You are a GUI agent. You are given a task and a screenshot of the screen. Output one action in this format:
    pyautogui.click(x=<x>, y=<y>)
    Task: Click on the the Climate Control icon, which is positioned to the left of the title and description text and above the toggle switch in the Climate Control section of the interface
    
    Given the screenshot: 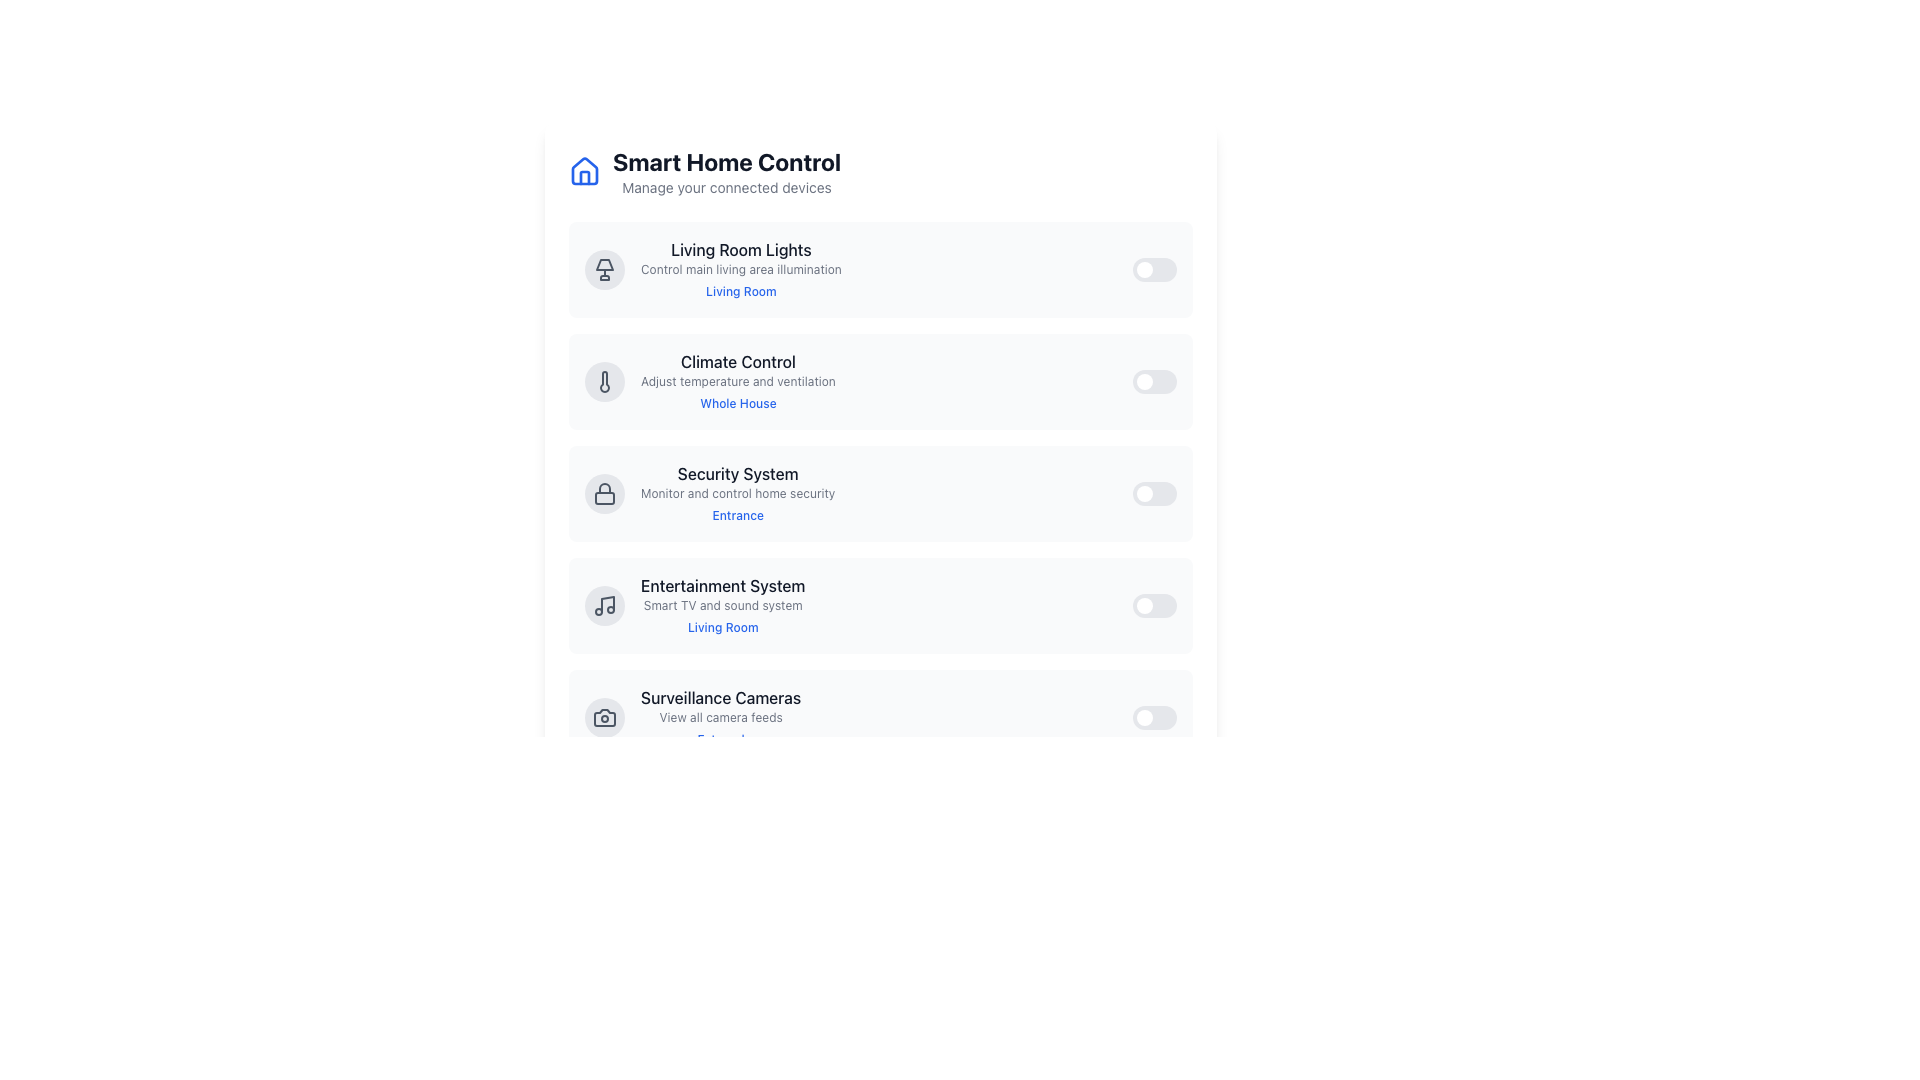 What is the action you would take?
    pyautogui.click(x=603, y=381)
    